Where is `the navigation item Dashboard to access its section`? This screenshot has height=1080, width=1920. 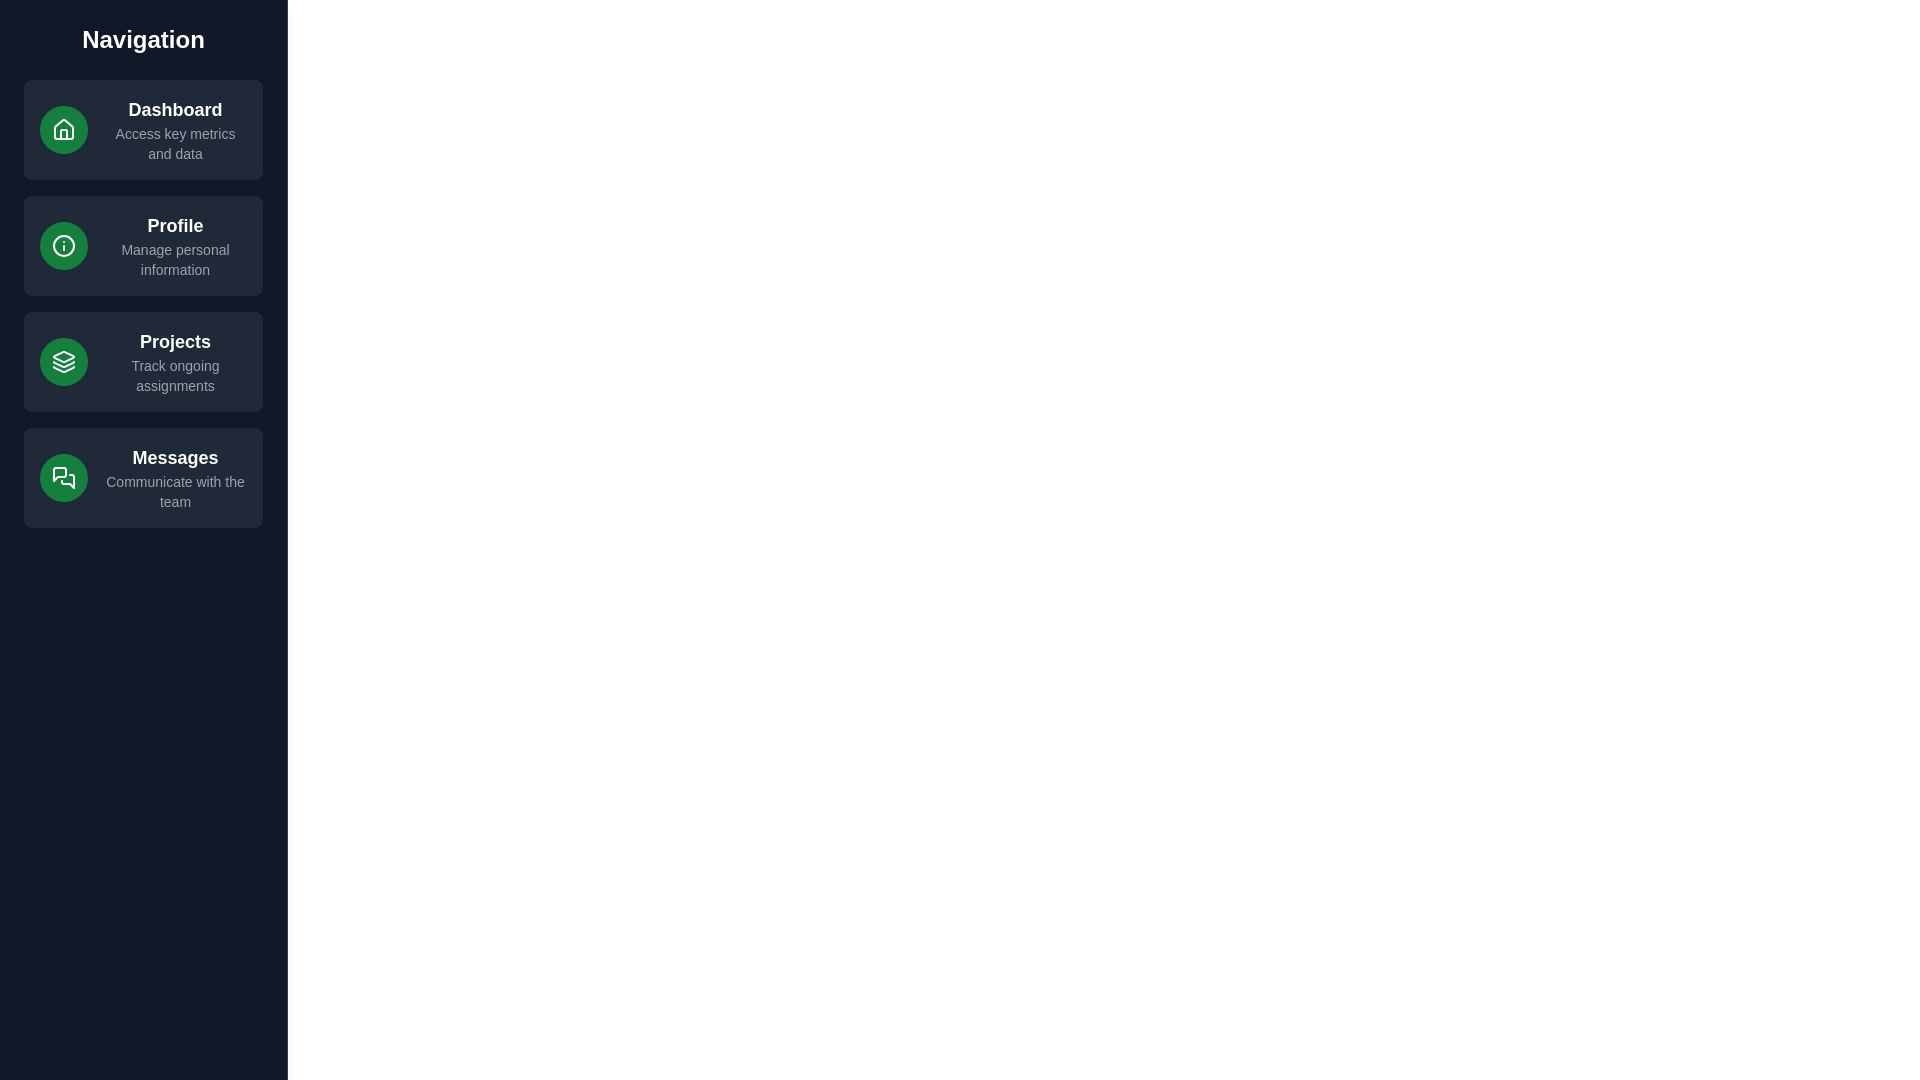 the navigation item Dashboard to access its section is located at coordinates (143, 130).